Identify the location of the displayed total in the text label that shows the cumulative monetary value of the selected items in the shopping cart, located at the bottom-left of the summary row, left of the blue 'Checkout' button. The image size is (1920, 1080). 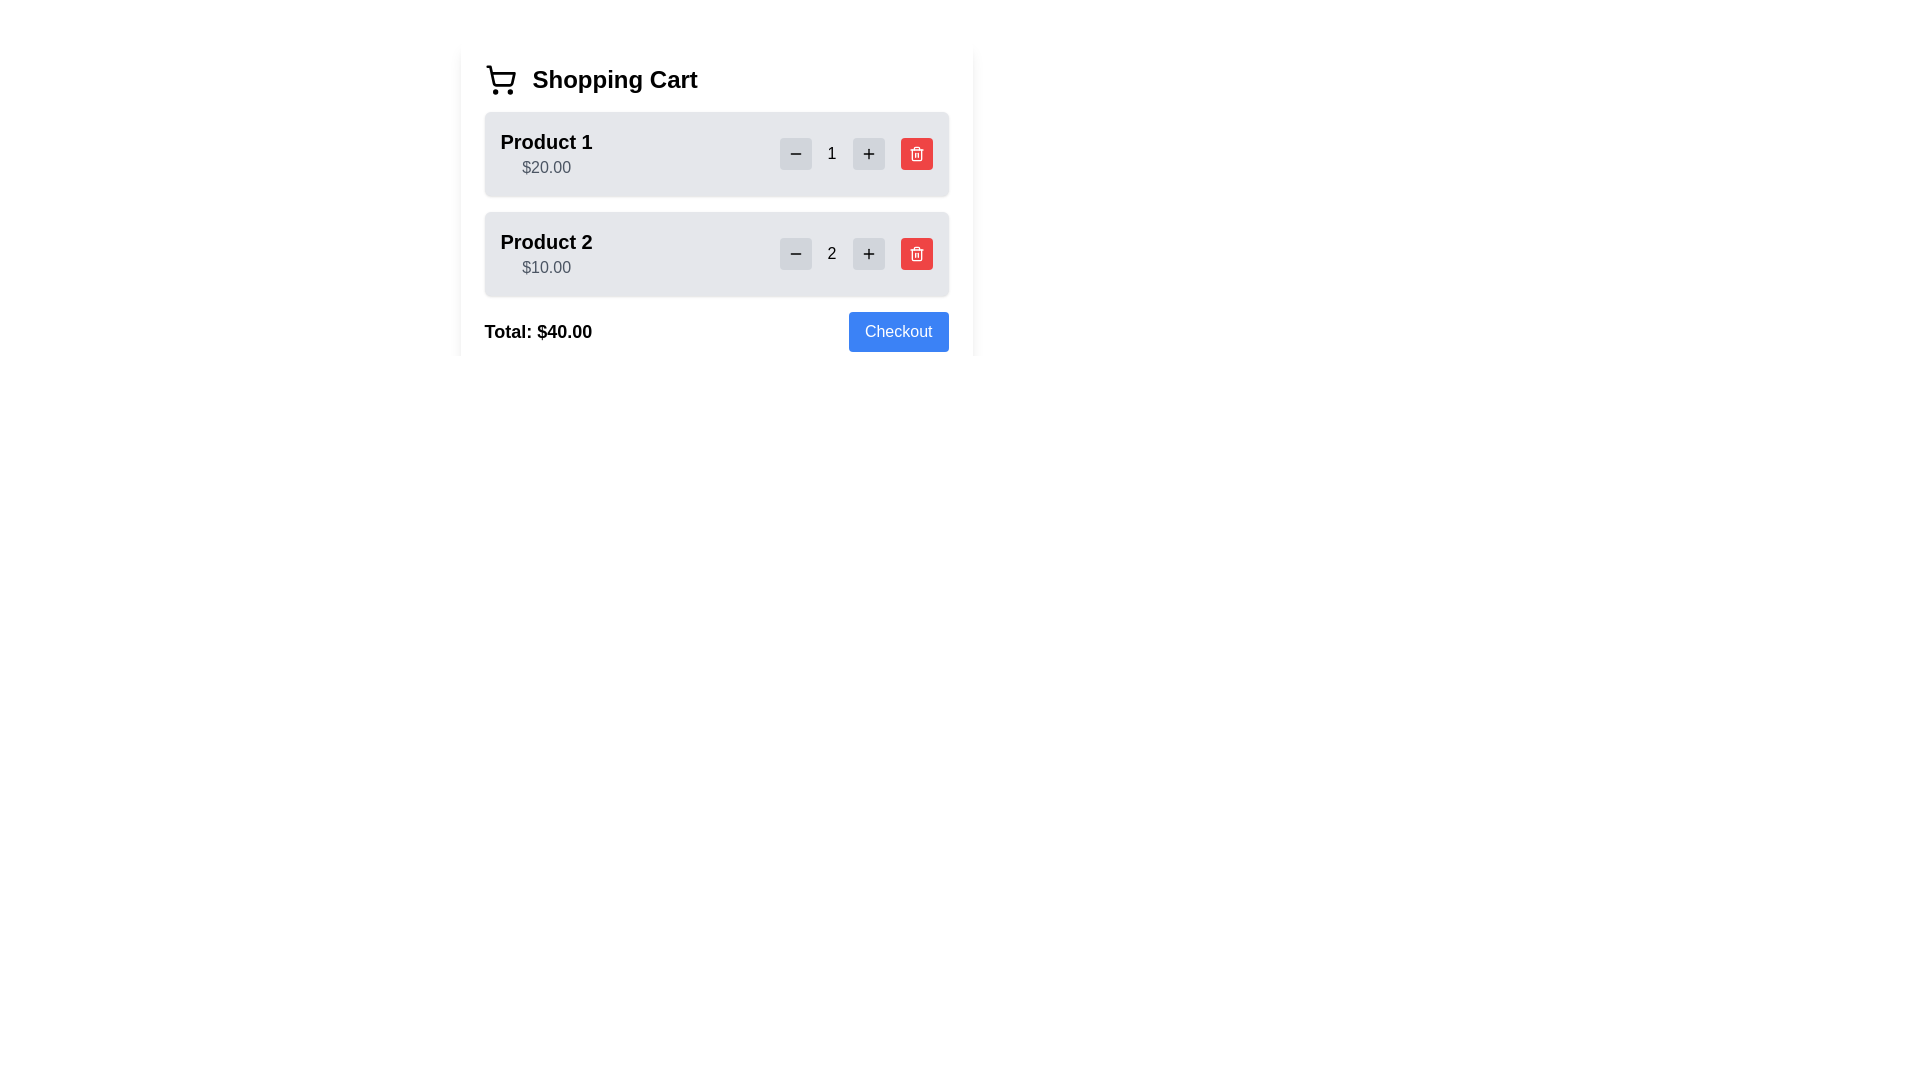
(538, 330).